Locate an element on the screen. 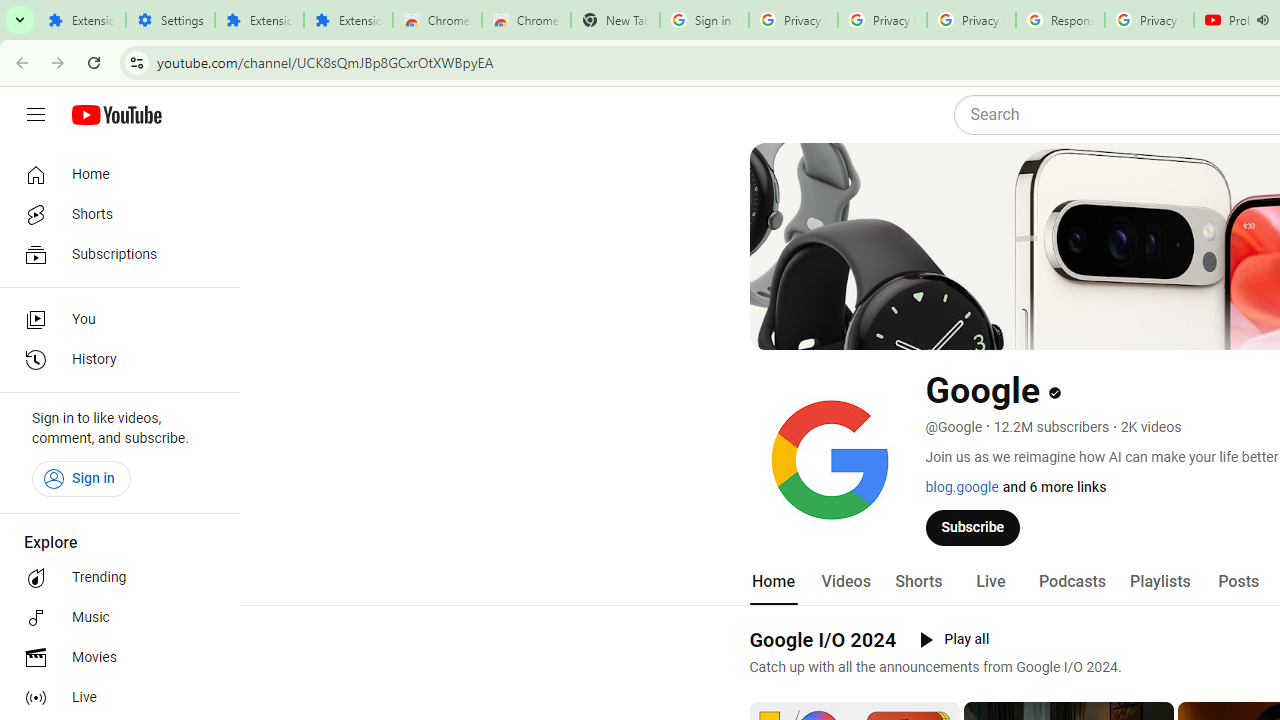  'Subscribe' is located at coordinates (973, 526).